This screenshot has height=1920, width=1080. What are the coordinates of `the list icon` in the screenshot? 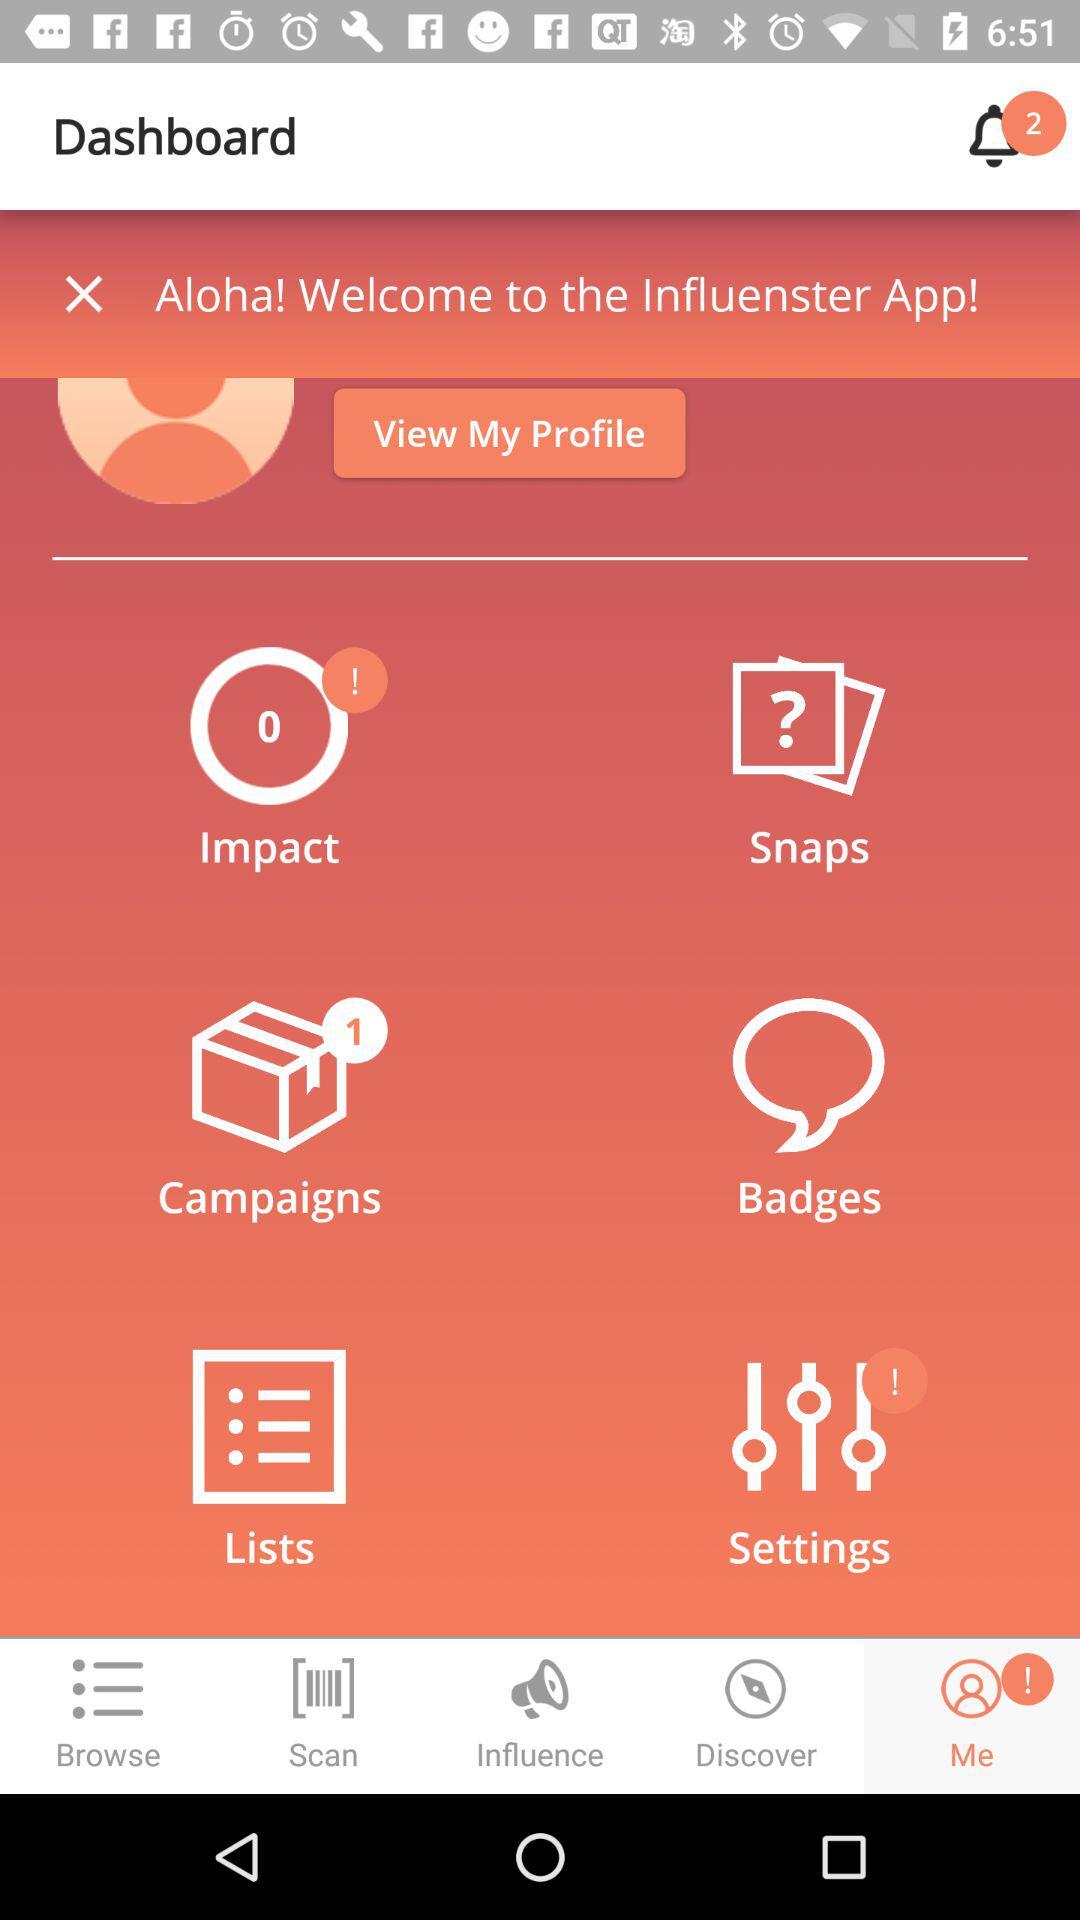 It's located at (268, 1425).